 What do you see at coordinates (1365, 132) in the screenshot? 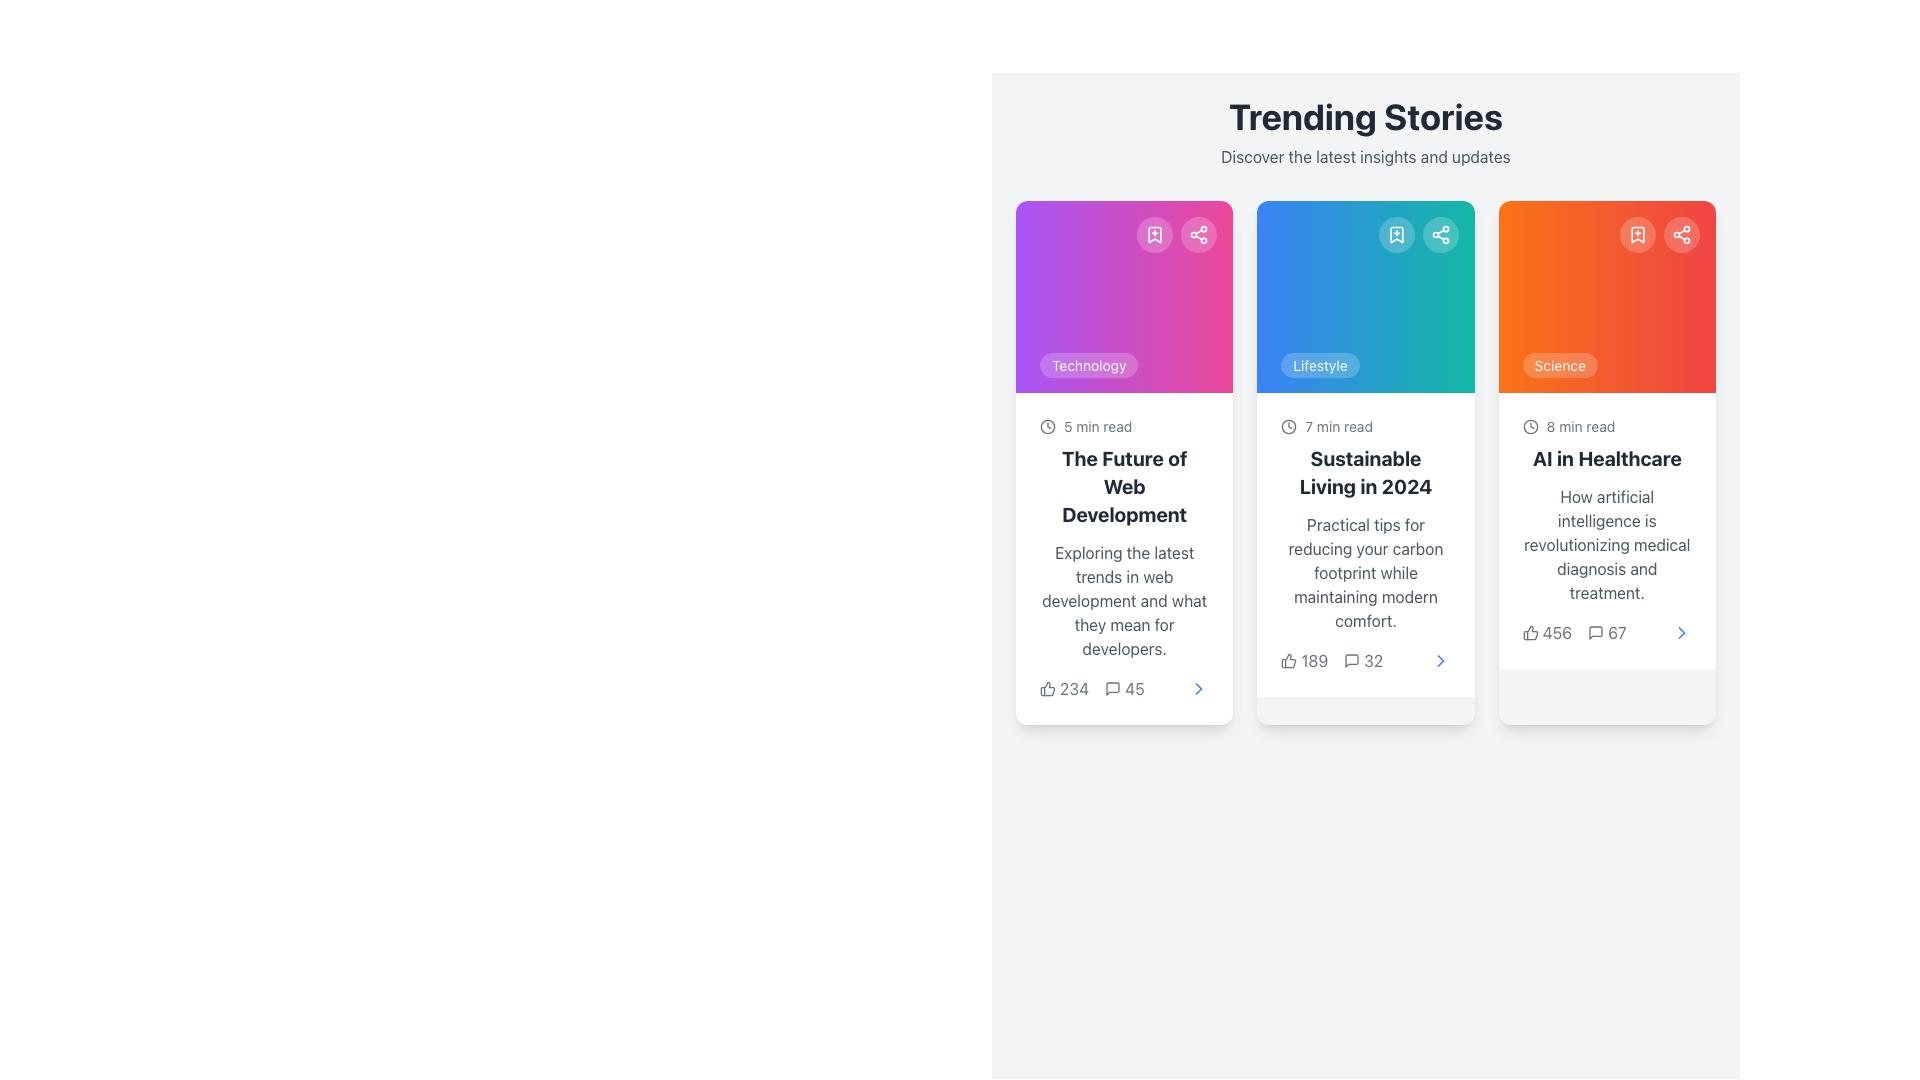
I see `text content of the Text block (heading and subtitle) labeled 'Trending Stories' which introduces the collection of trending stories below it` at bounding box center [1365, 132].